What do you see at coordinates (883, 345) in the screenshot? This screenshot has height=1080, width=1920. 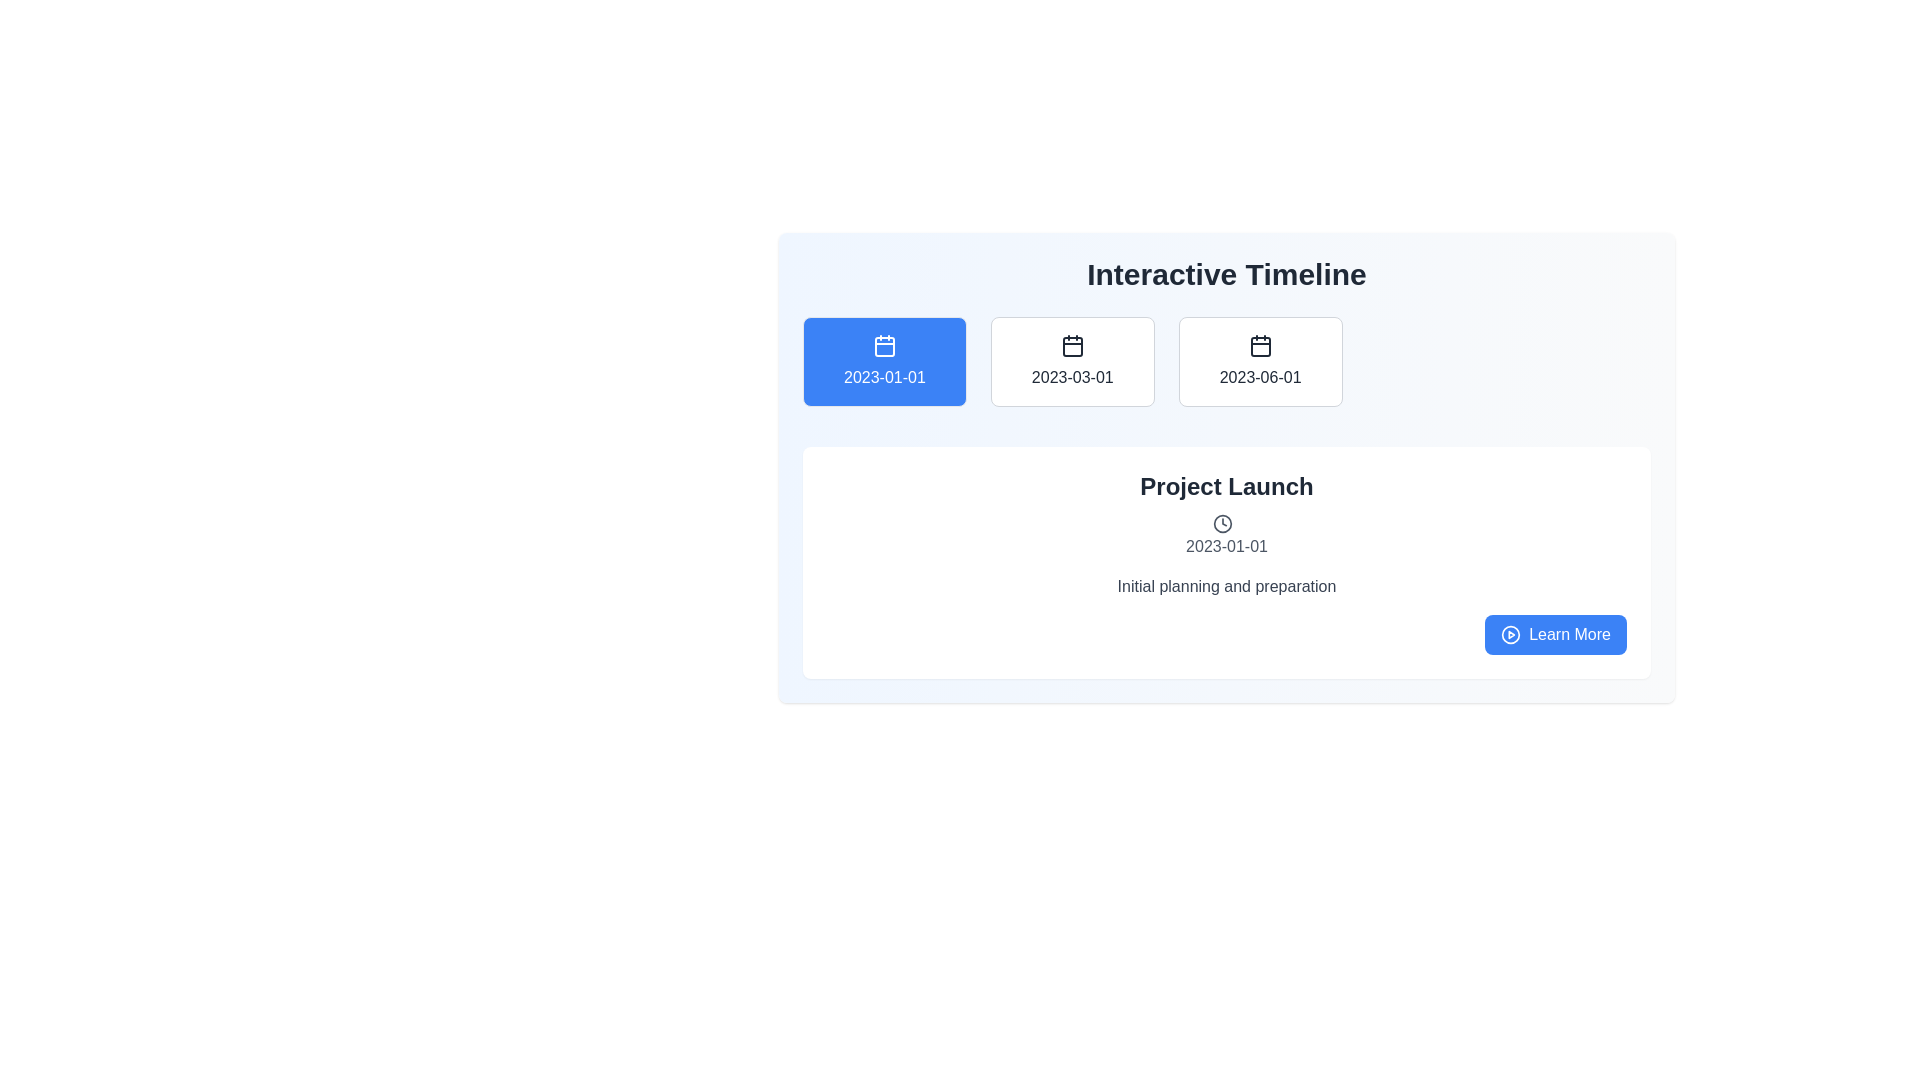 I see `the calendar-shaped icon within the blue rectangular button labeled '2023-01-01', which is the first among three similar buttons at the top of the interface` at bounding box center [883, 345].